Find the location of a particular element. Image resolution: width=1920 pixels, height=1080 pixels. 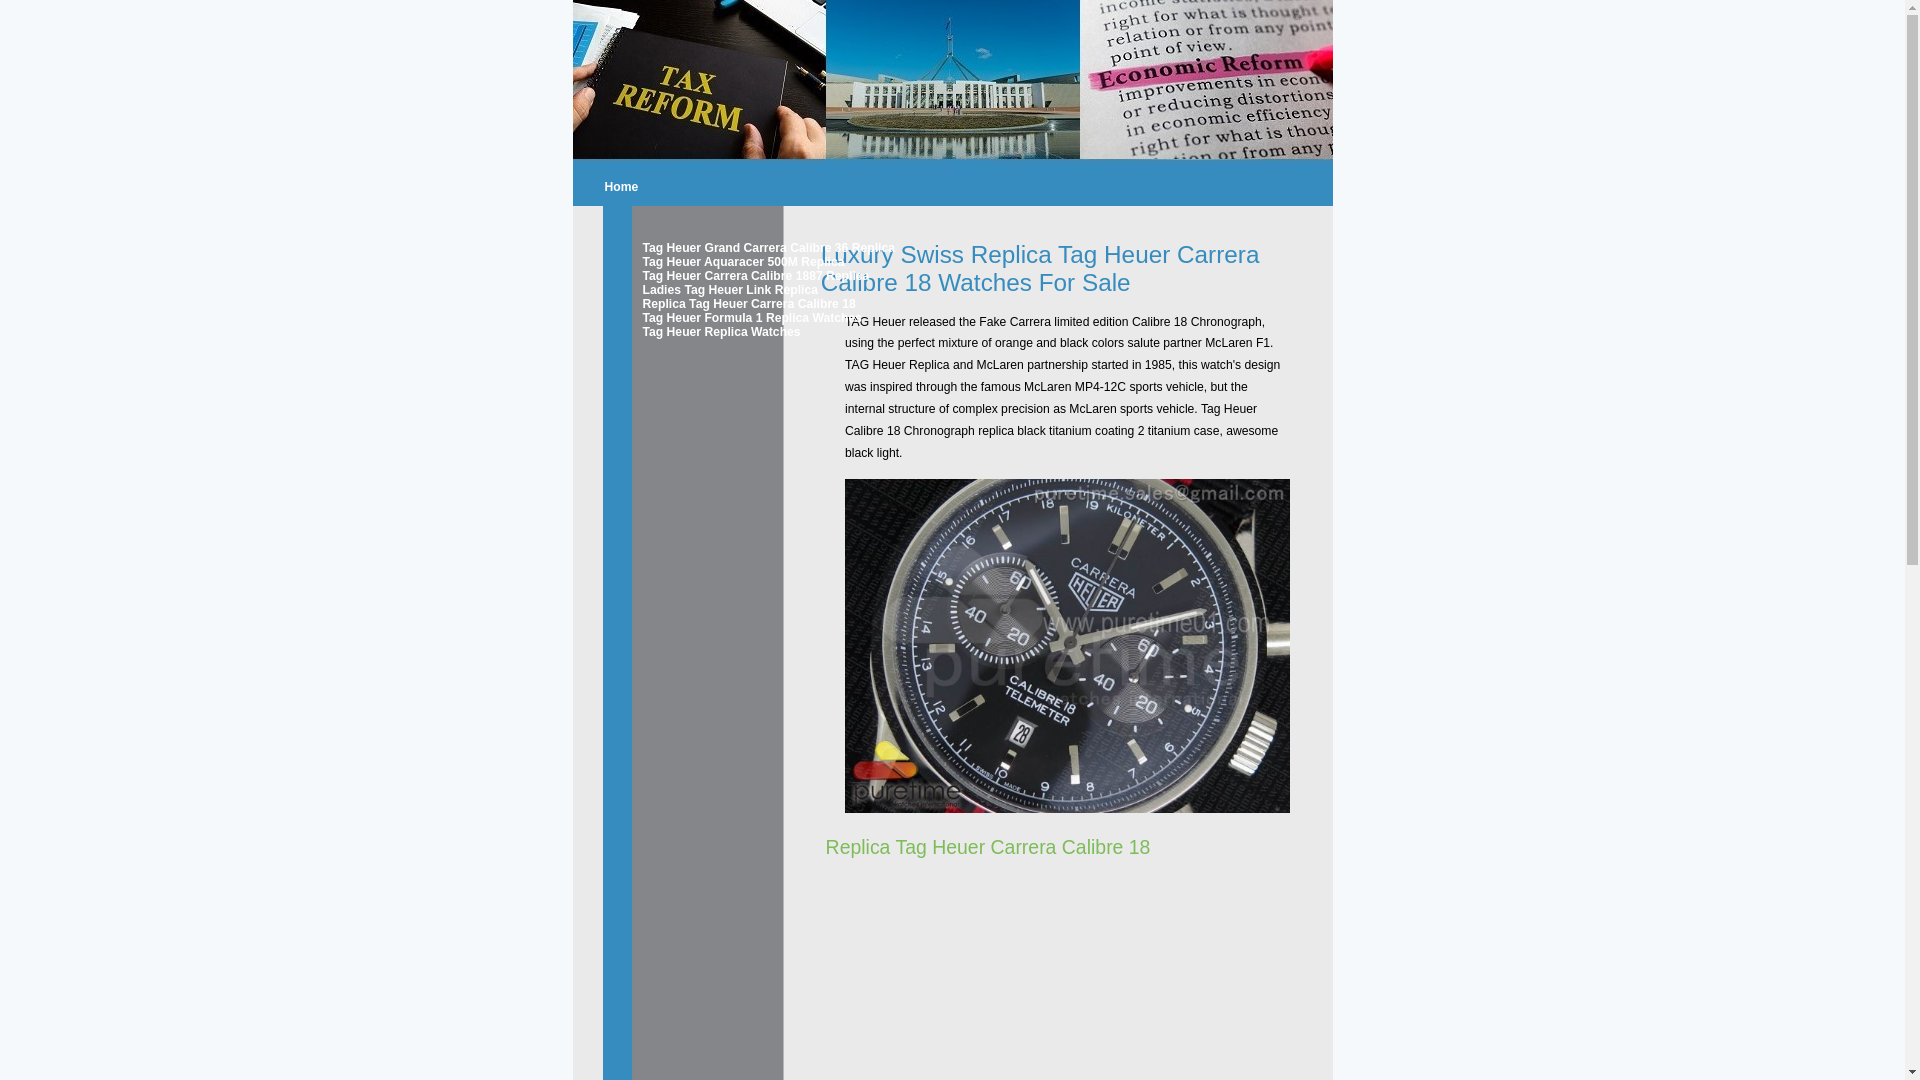

'Replica Tag Heuer Carrera Calibre 18' is located at coordinates (642, 304).